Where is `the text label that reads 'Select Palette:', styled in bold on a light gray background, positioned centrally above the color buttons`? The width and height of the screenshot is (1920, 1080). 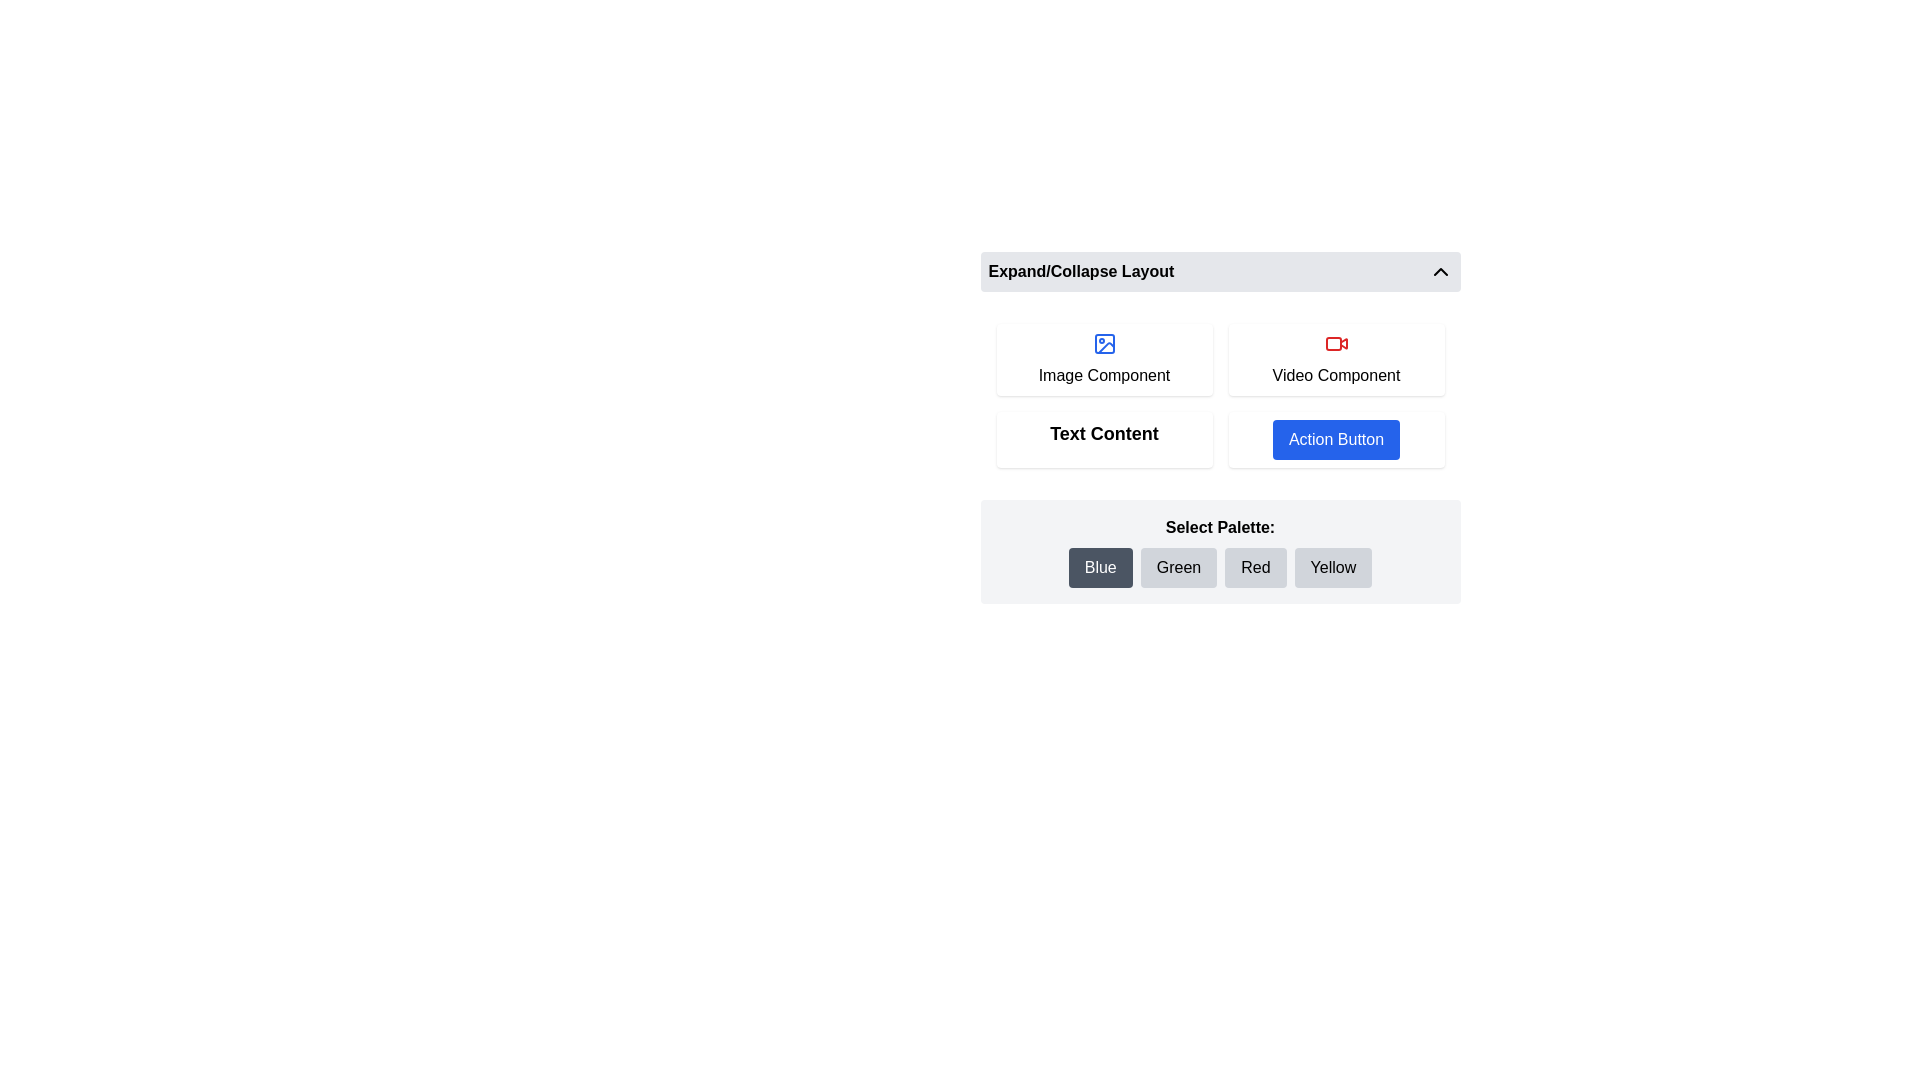
the text label that reads 'Select Palette:', styled in bold on a light gray background, positioned centrally above the color buttons is located at coordinates (1219, 527).